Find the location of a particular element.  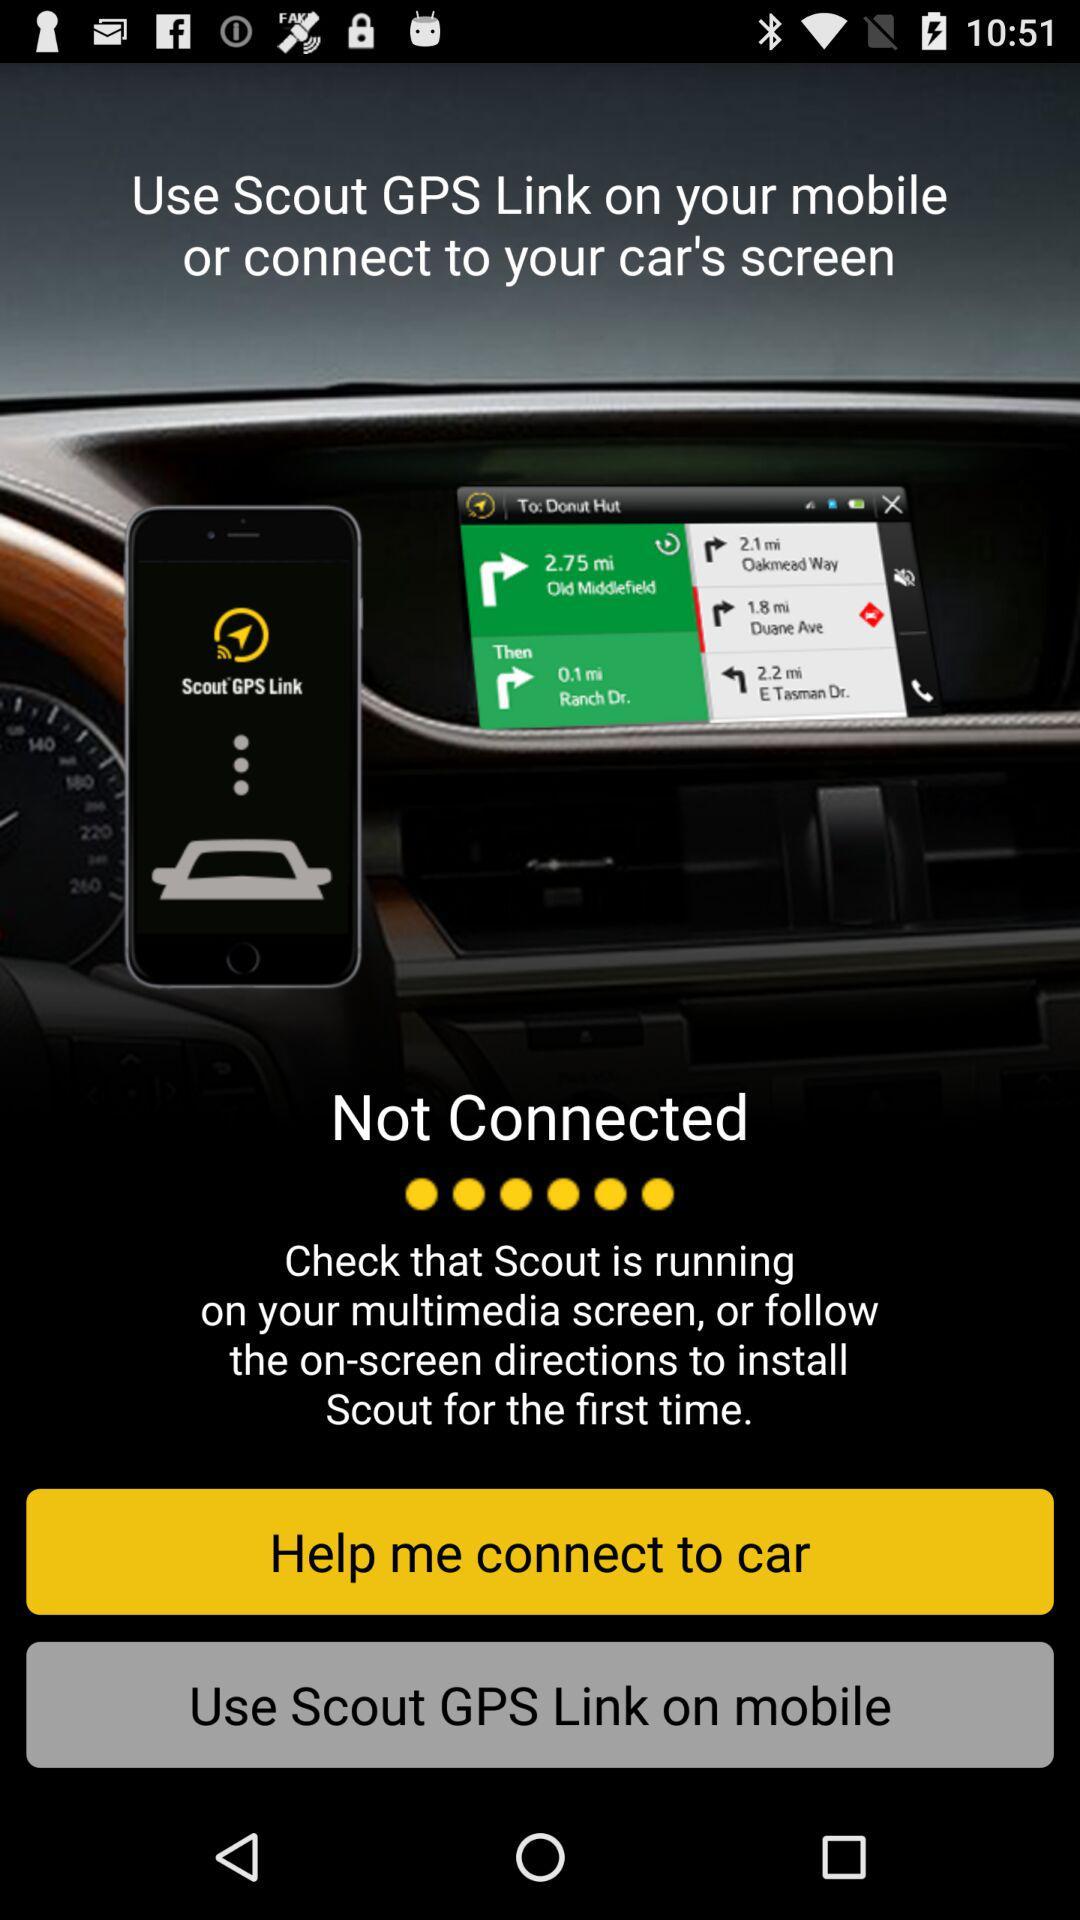

the help me connect is located at coordinates (540, 1550).